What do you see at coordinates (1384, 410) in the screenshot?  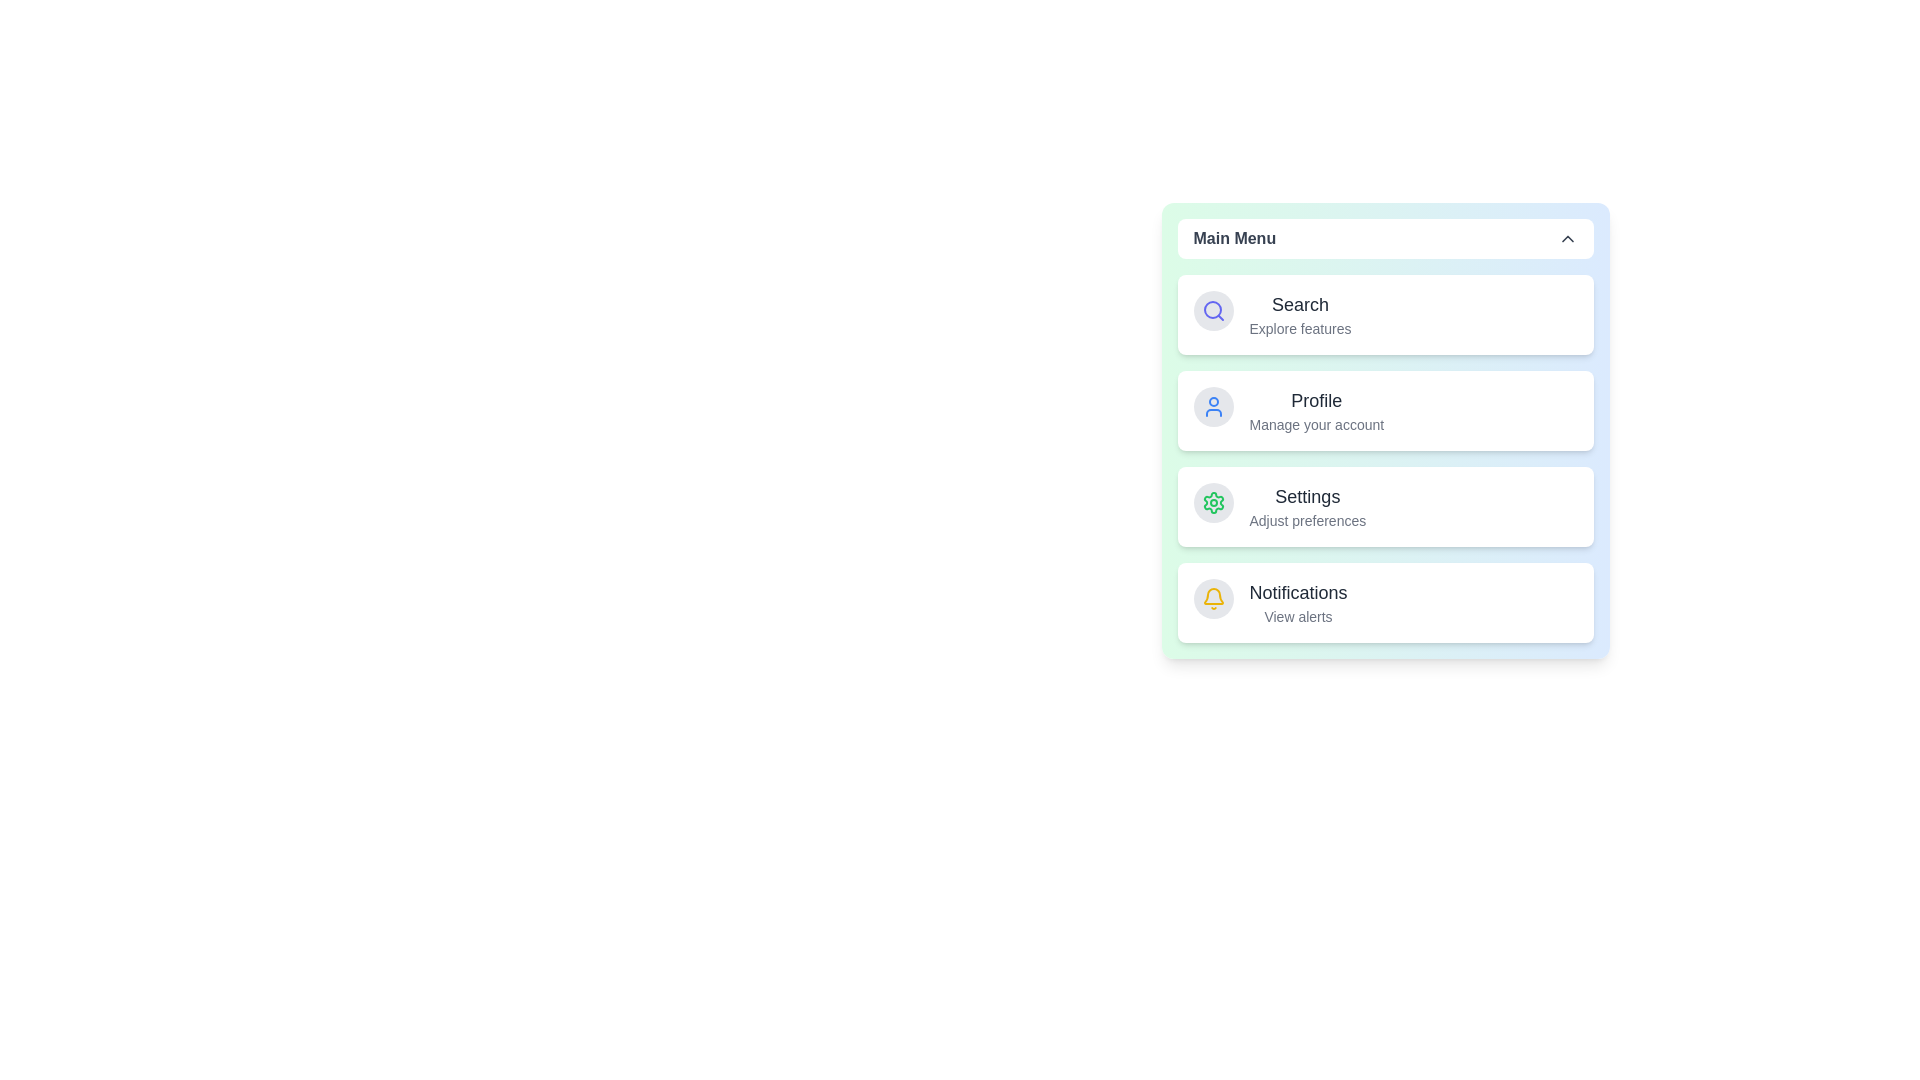 I see `the menu item corresponding to Profile` at bounding box center [1384, 410].